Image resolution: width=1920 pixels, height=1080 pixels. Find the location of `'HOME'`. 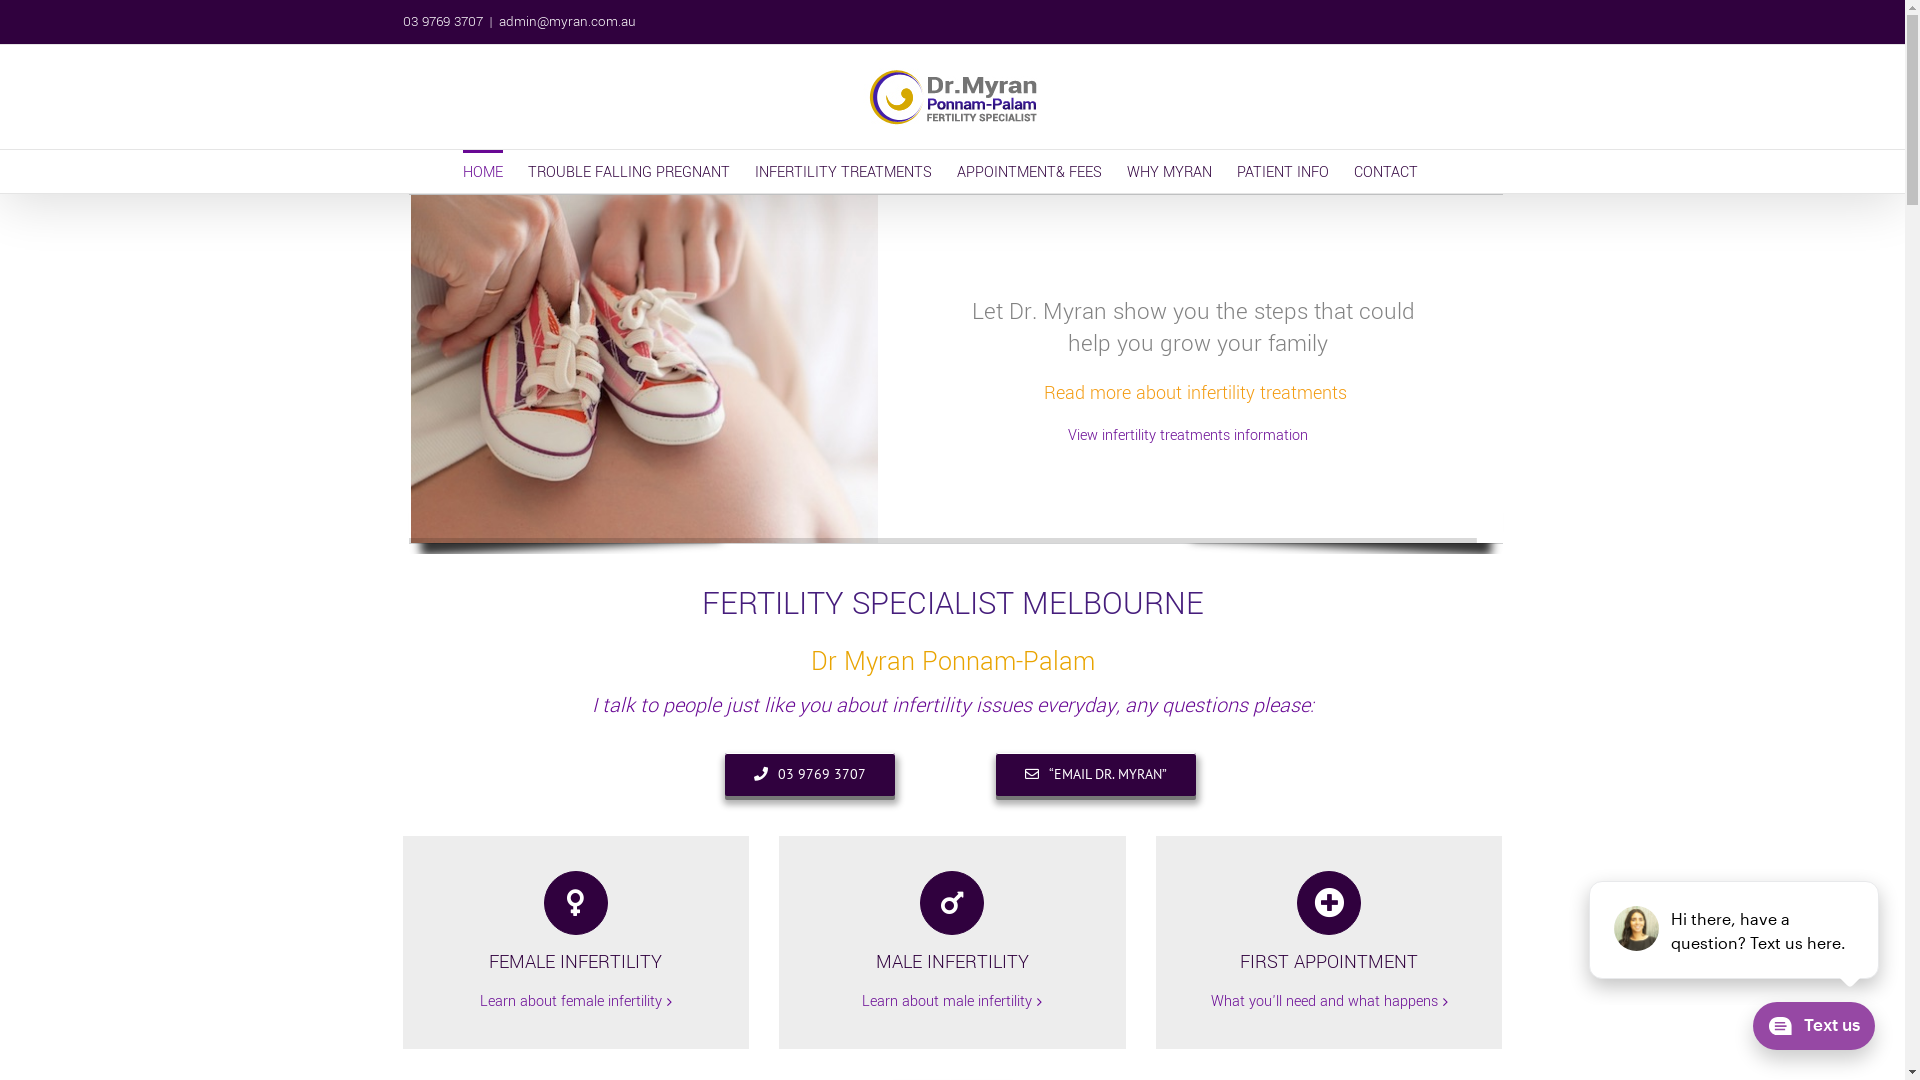

'HOME' is located at coordinates (481, 170).